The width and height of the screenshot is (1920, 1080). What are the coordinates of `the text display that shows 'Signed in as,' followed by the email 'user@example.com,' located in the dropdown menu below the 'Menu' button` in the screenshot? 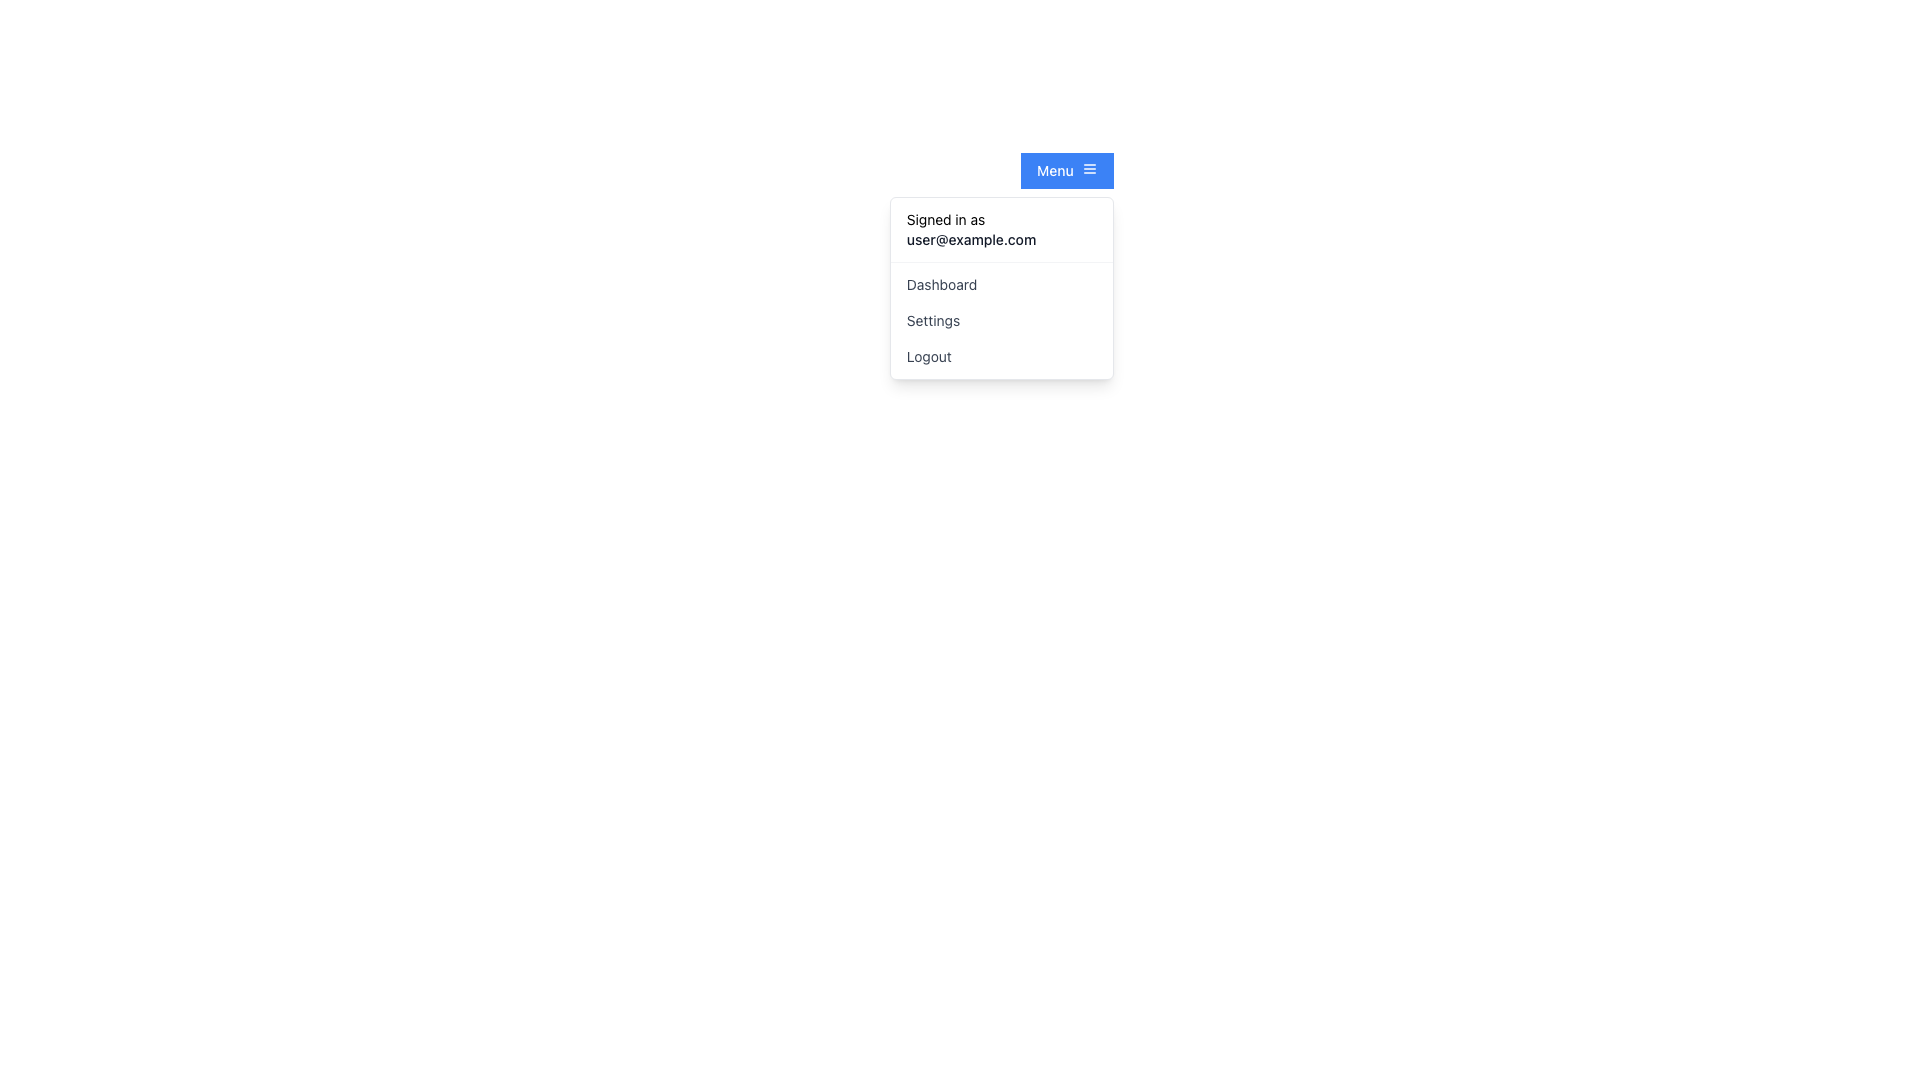 It's located at (1001, 229).